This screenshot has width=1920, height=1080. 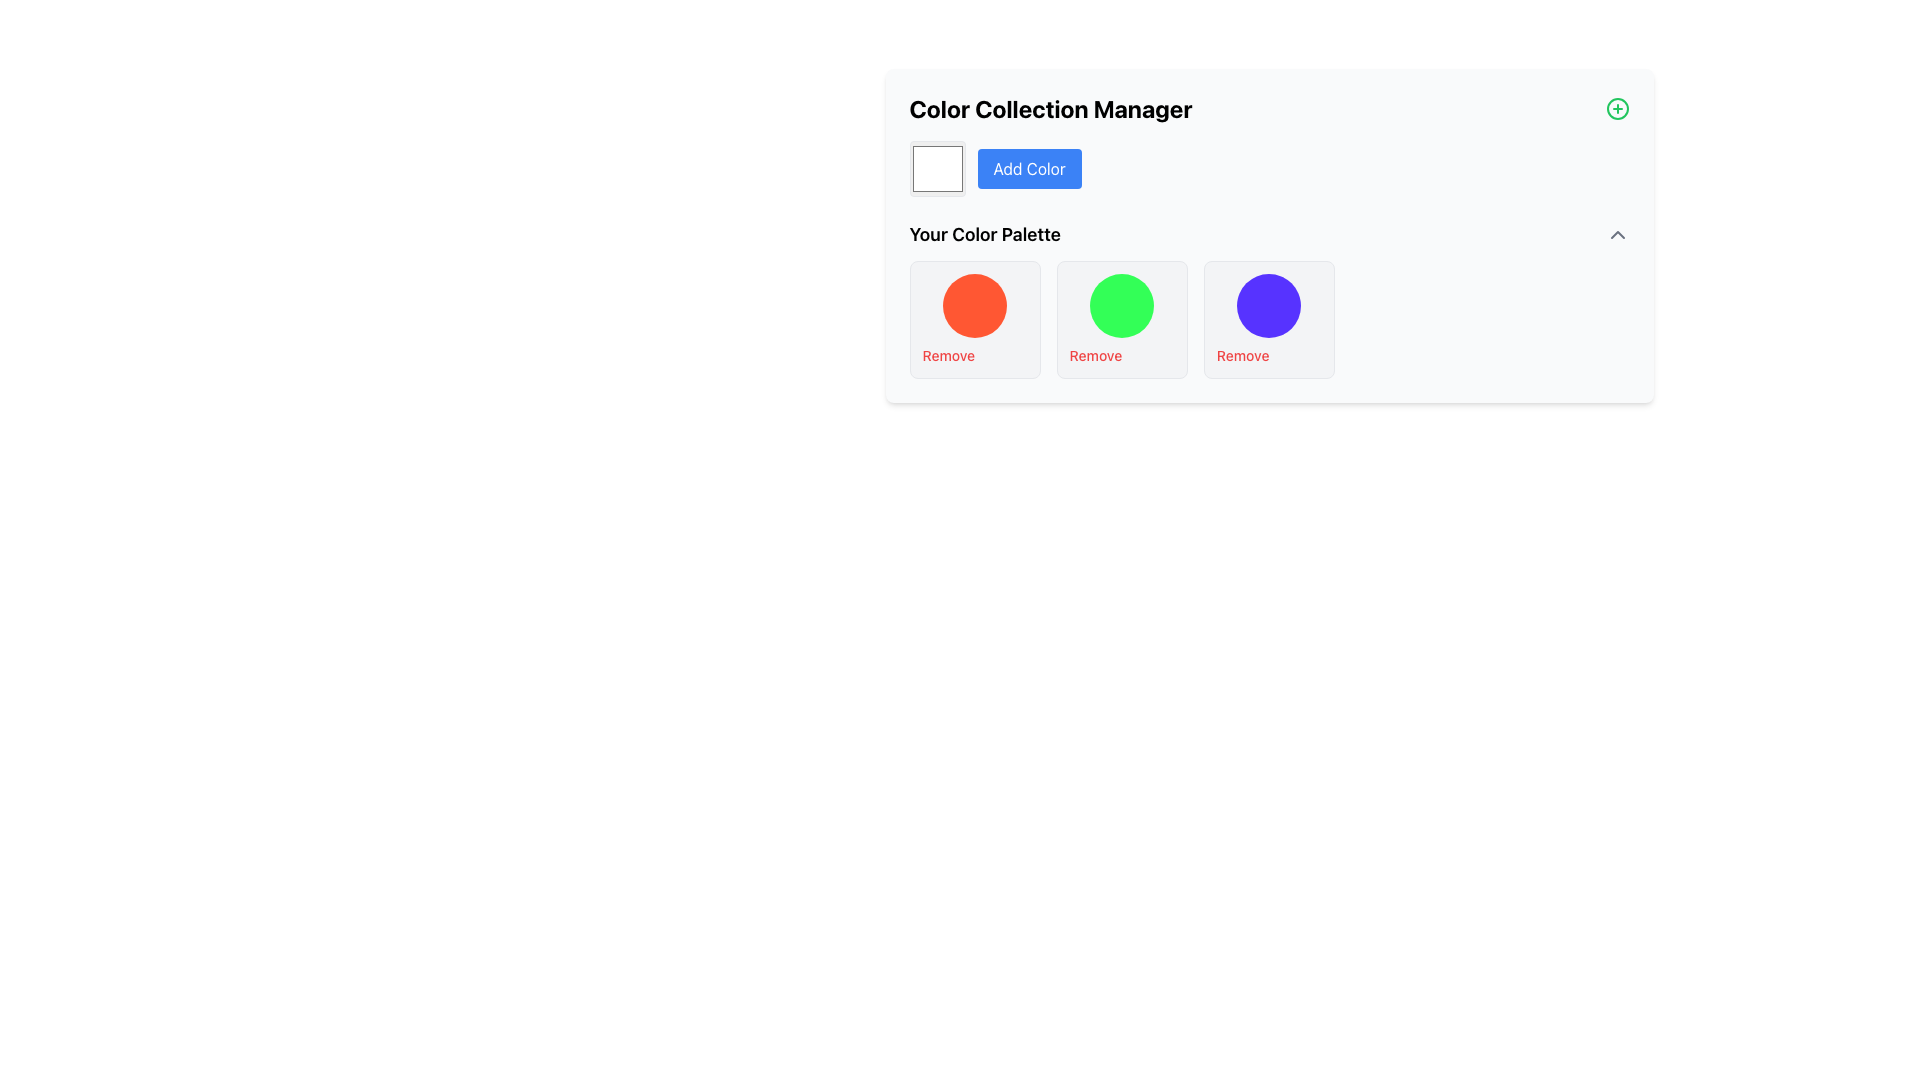 What do you see at coordinates (1268, 319) in the screenshot?
I see `the third color indicator in 'Your Color Palette'` at bounding box center [1268, 319].